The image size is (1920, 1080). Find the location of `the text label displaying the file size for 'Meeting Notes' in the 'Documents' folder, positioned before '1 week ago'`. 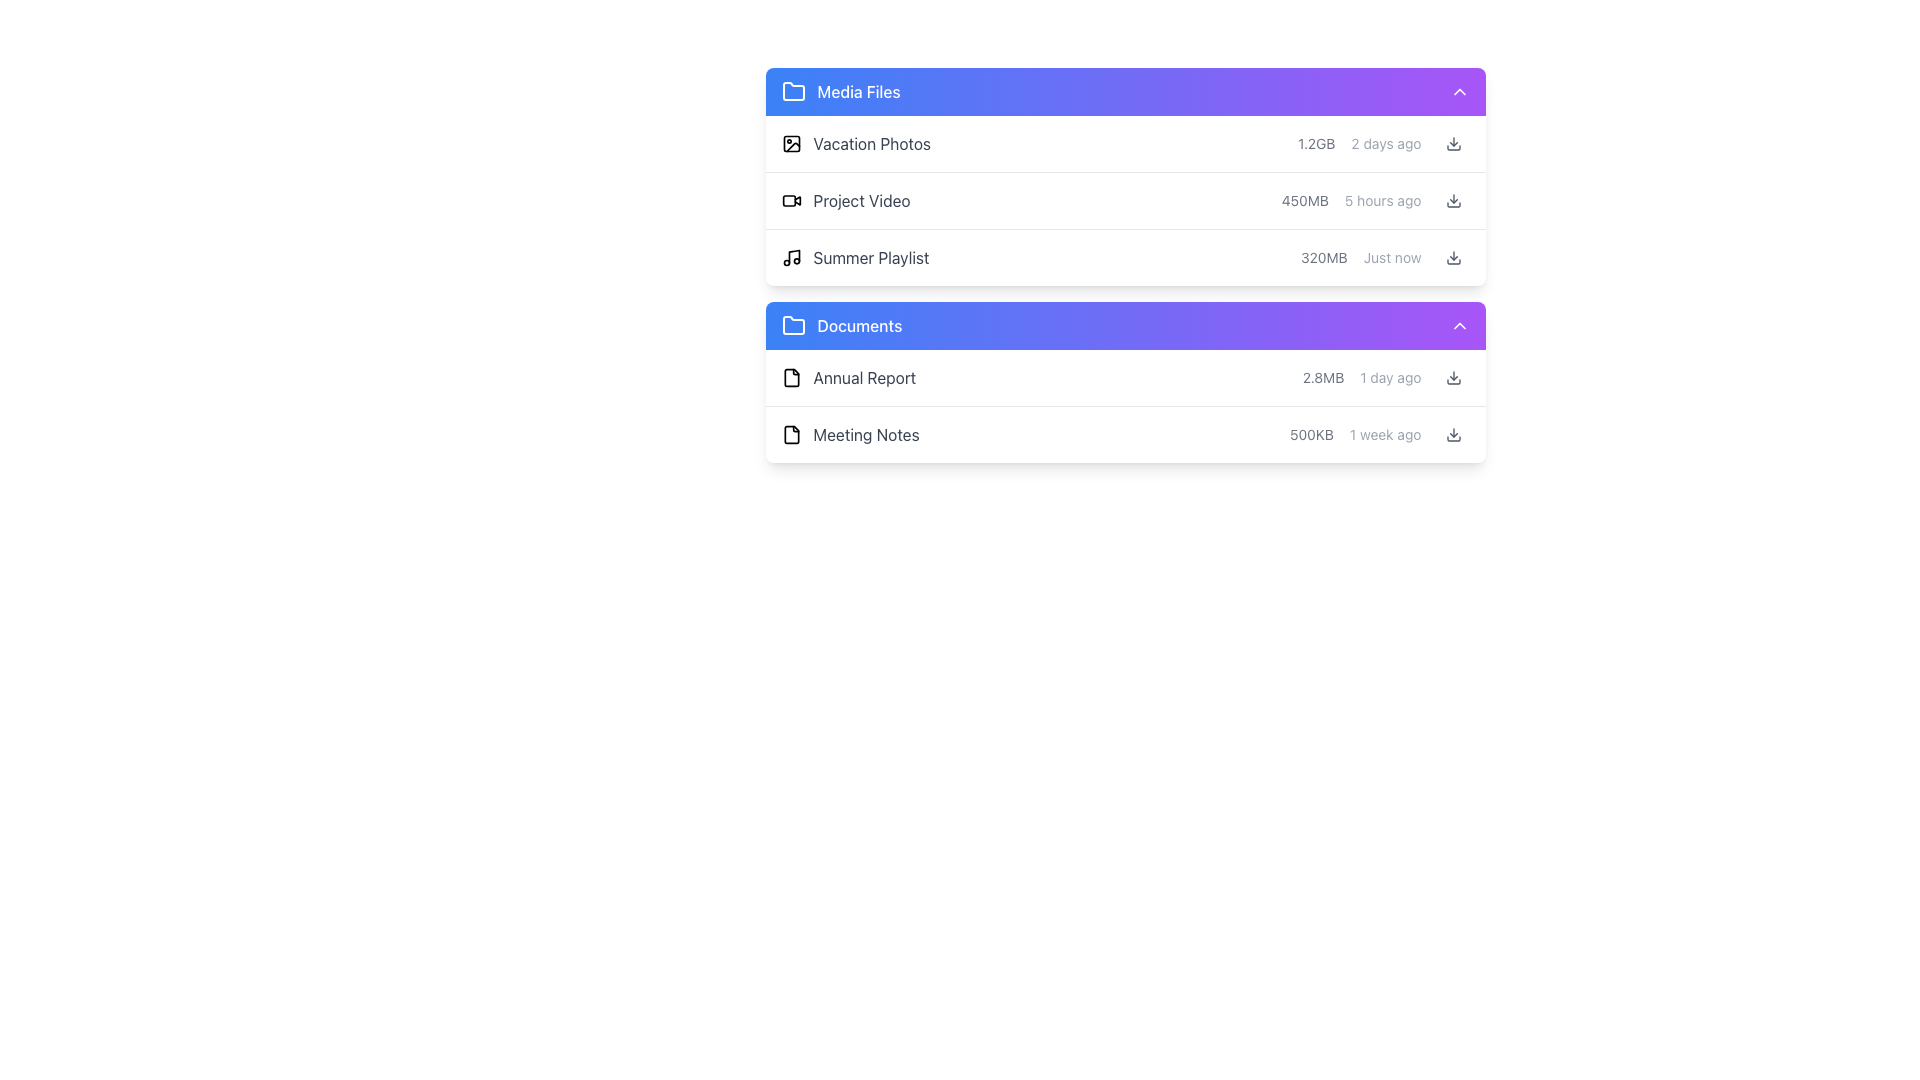

the text label displaying the file size for 'Meeting Notes' in the 'Documents' folder, positioned before '1 week ago' is located at coordinates (1311, 434).